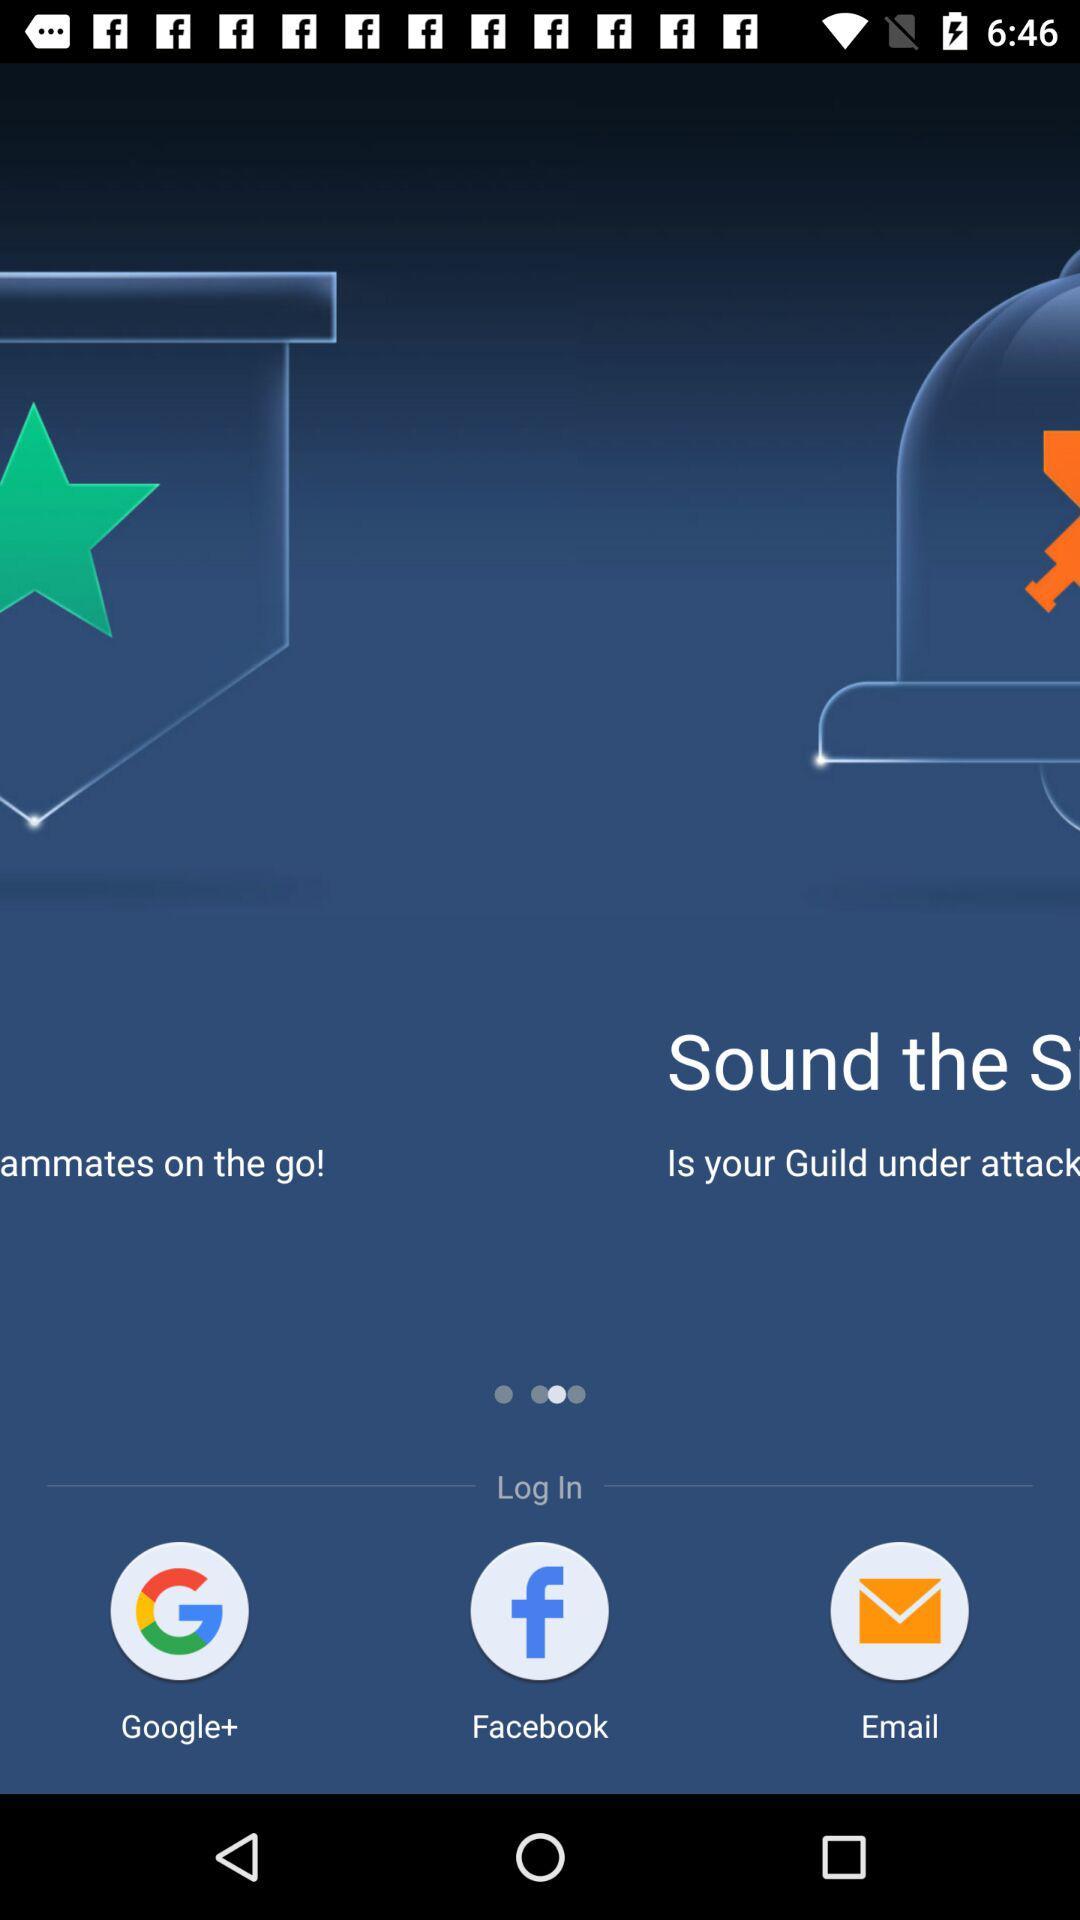 The height and width of the screenshot is (1920, 1080). Describe the element at coordinates (898, 1613) in the screenshot. I see `access email` at that location.